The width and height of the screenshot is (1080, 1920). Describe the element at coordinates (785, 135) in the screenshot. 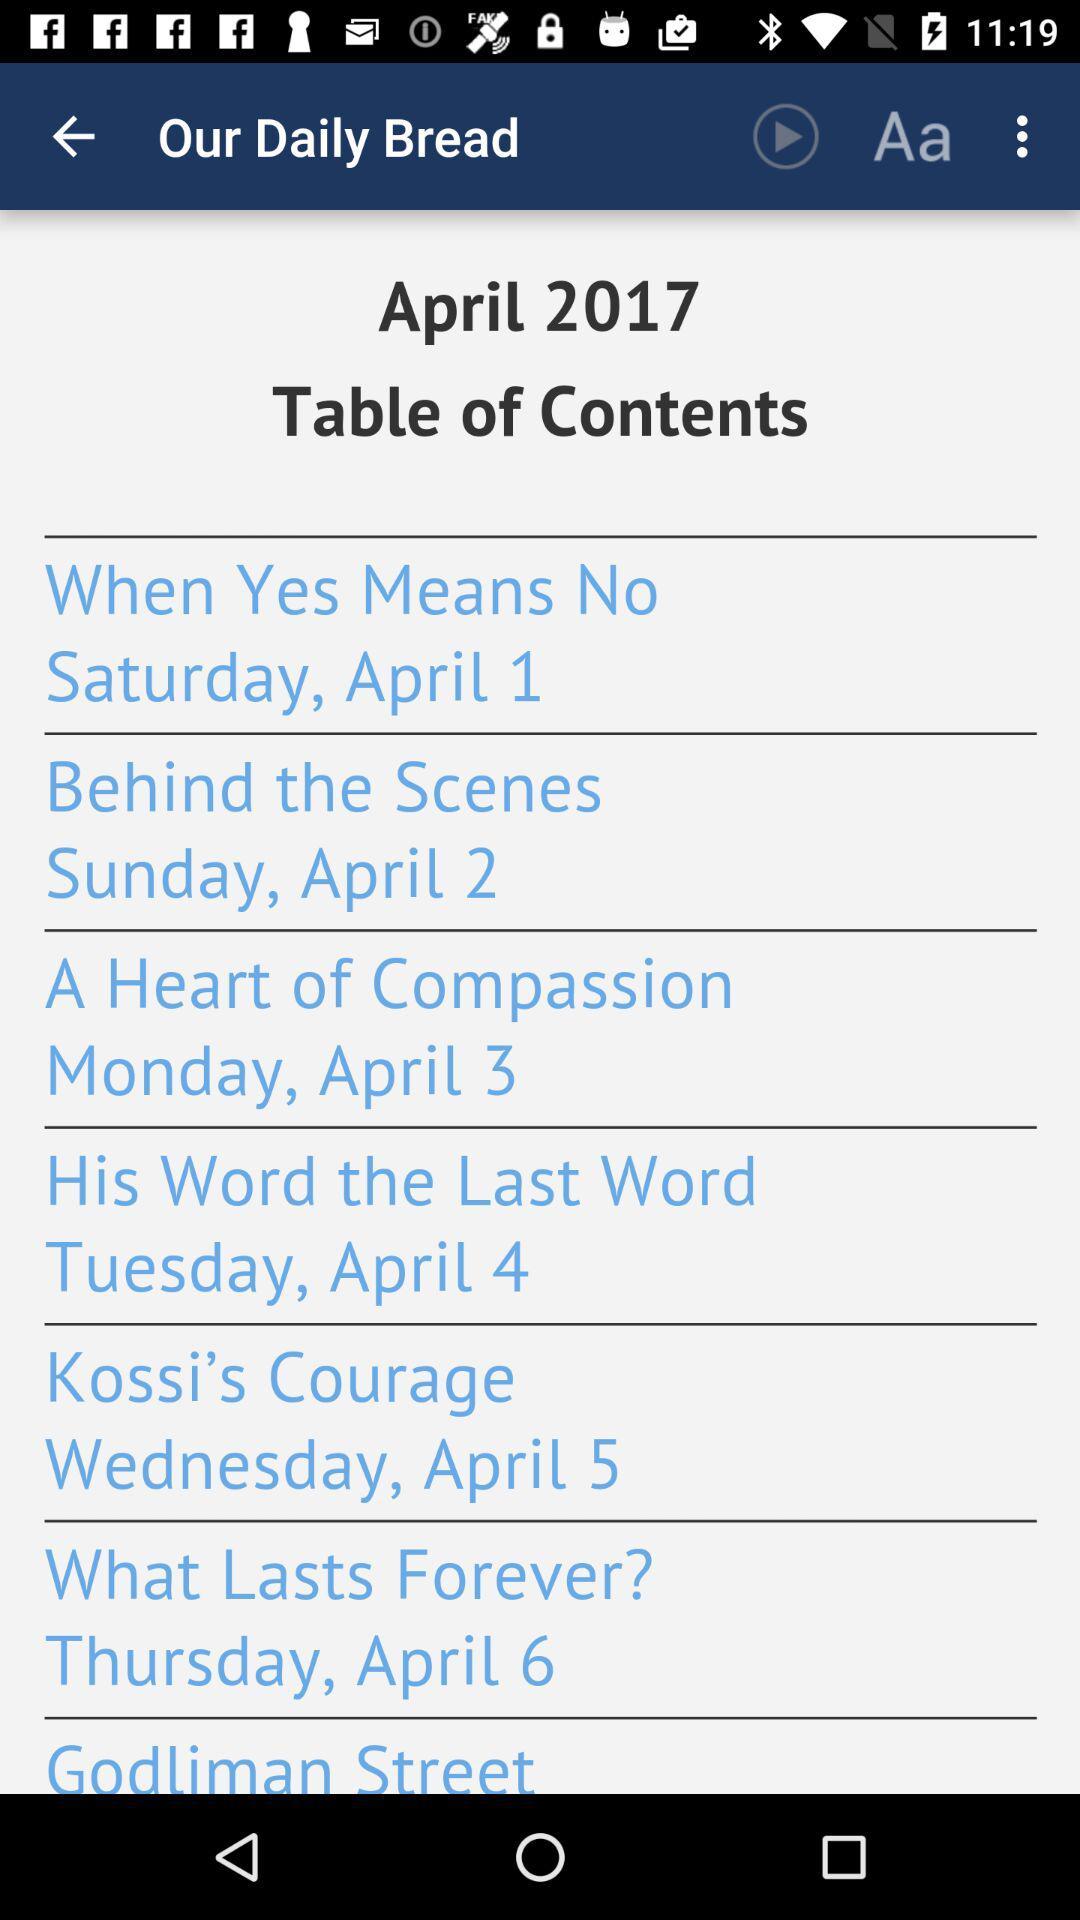

I see `the item next to the our daily bread app` at that location.